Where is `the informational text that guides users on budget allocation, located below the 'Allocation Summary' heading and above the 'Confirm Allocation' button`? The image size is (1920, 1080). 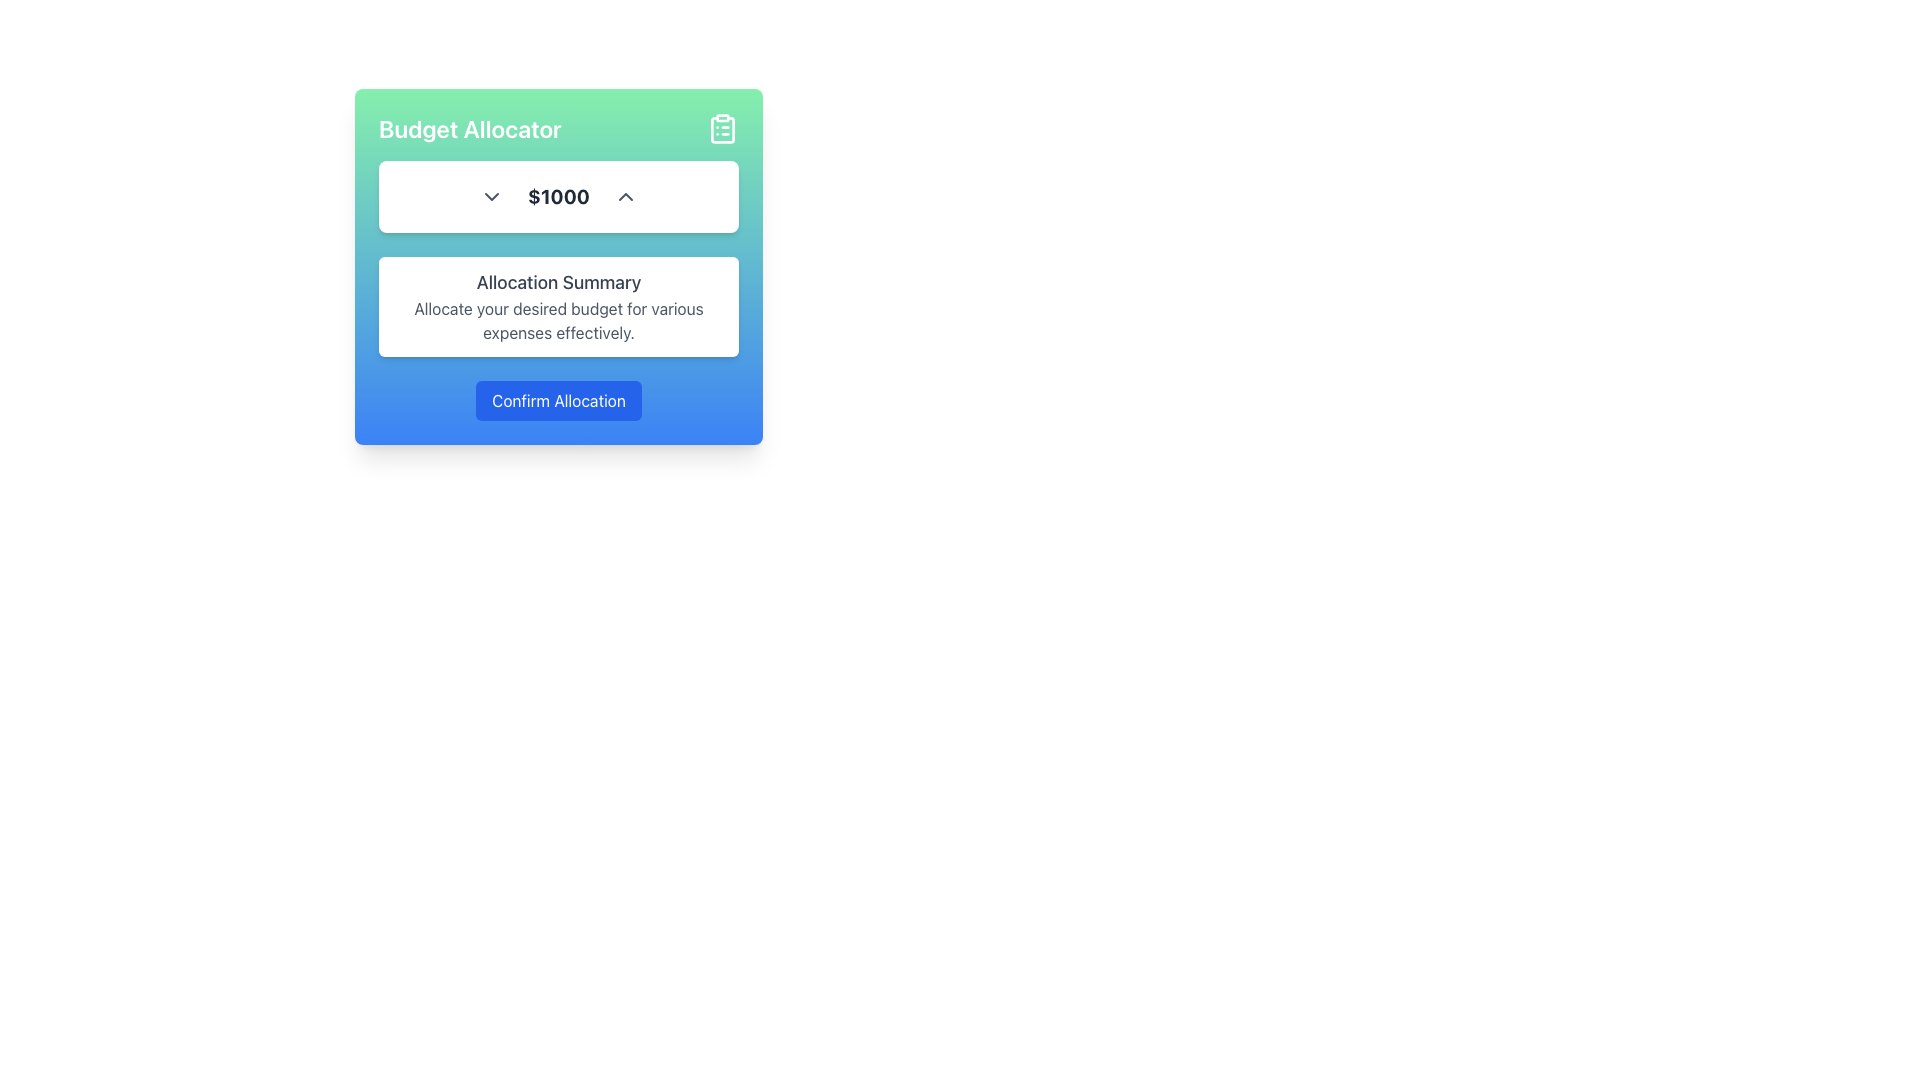 the informational text that guides users on budget allocation, located below the 'Allocation Summary' heading and above the 'Confirm Allocation' button is located at coordinates (558, 319).